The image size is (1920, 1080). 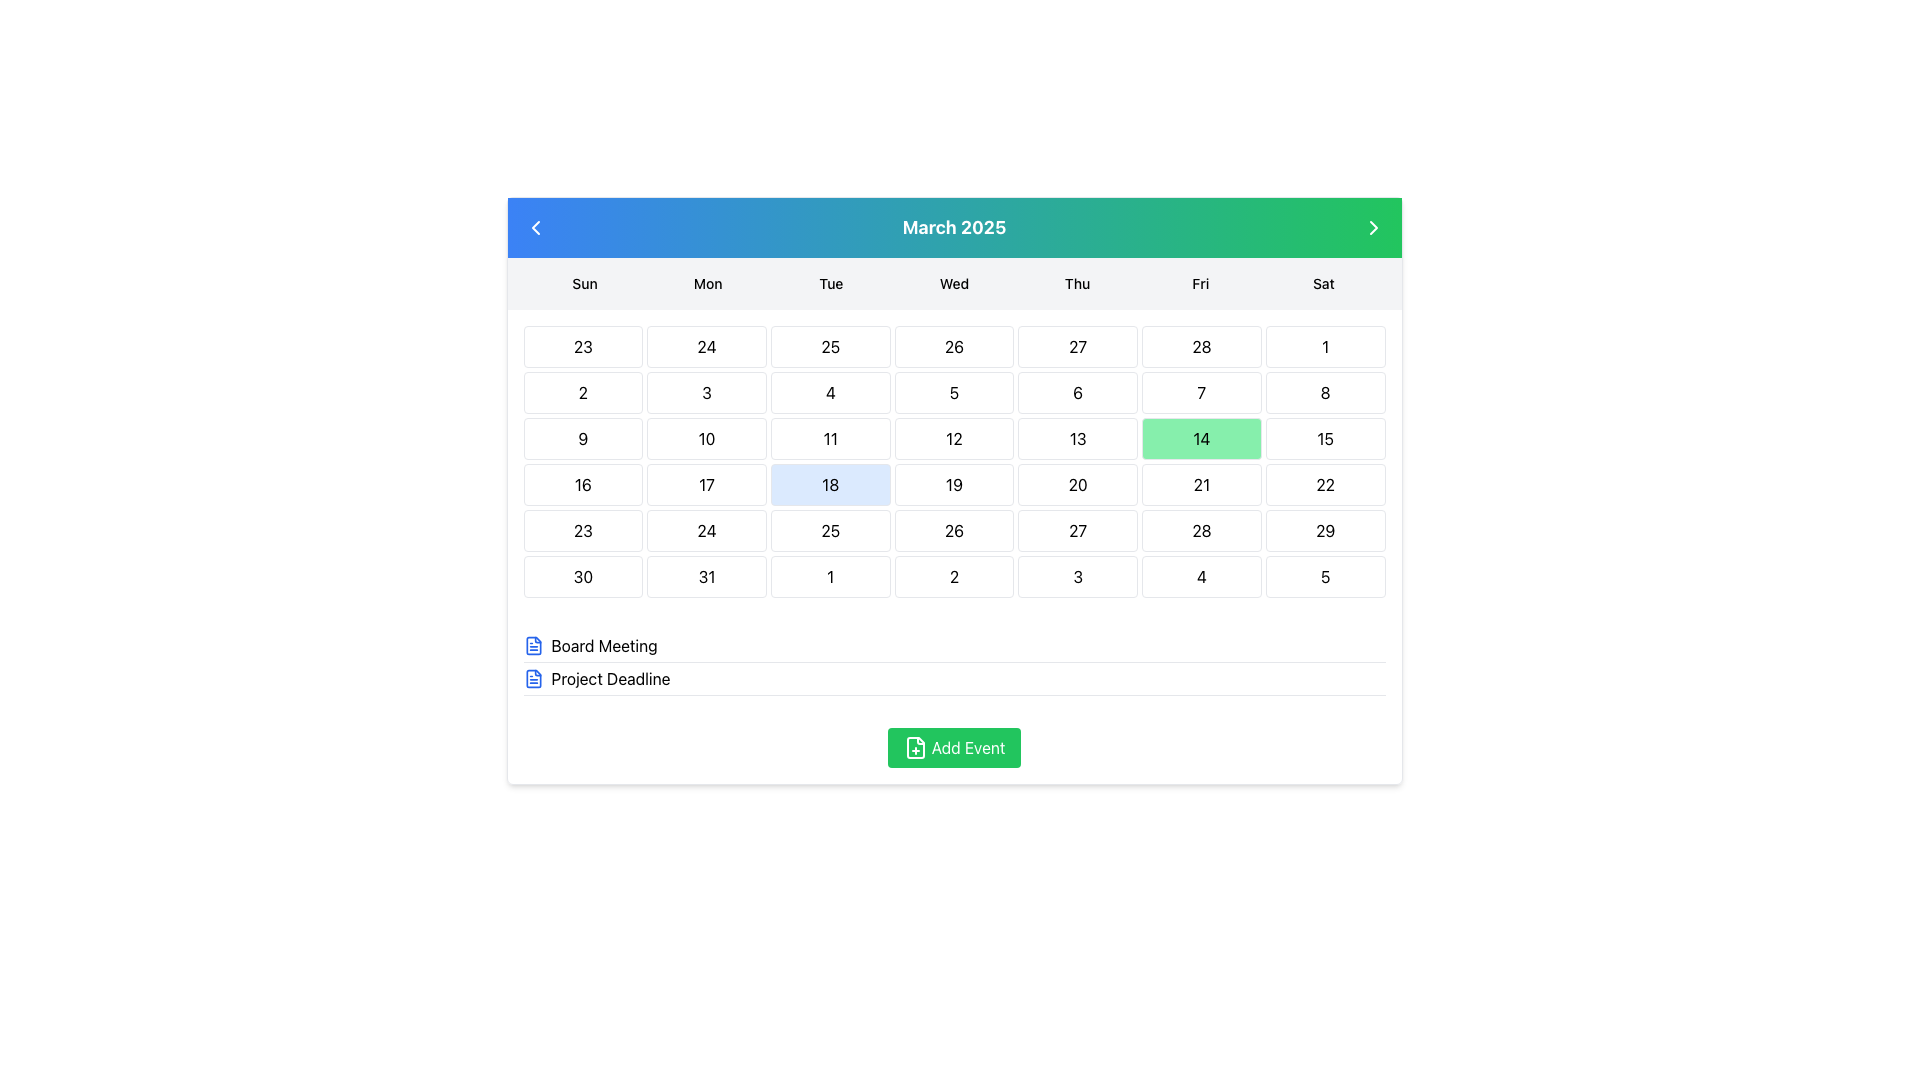 What do you see at coordinates (953, 393) in the screenshot?
I see `the button displaying the number '5' in the calendar grid` at bounding box center [953, 393].